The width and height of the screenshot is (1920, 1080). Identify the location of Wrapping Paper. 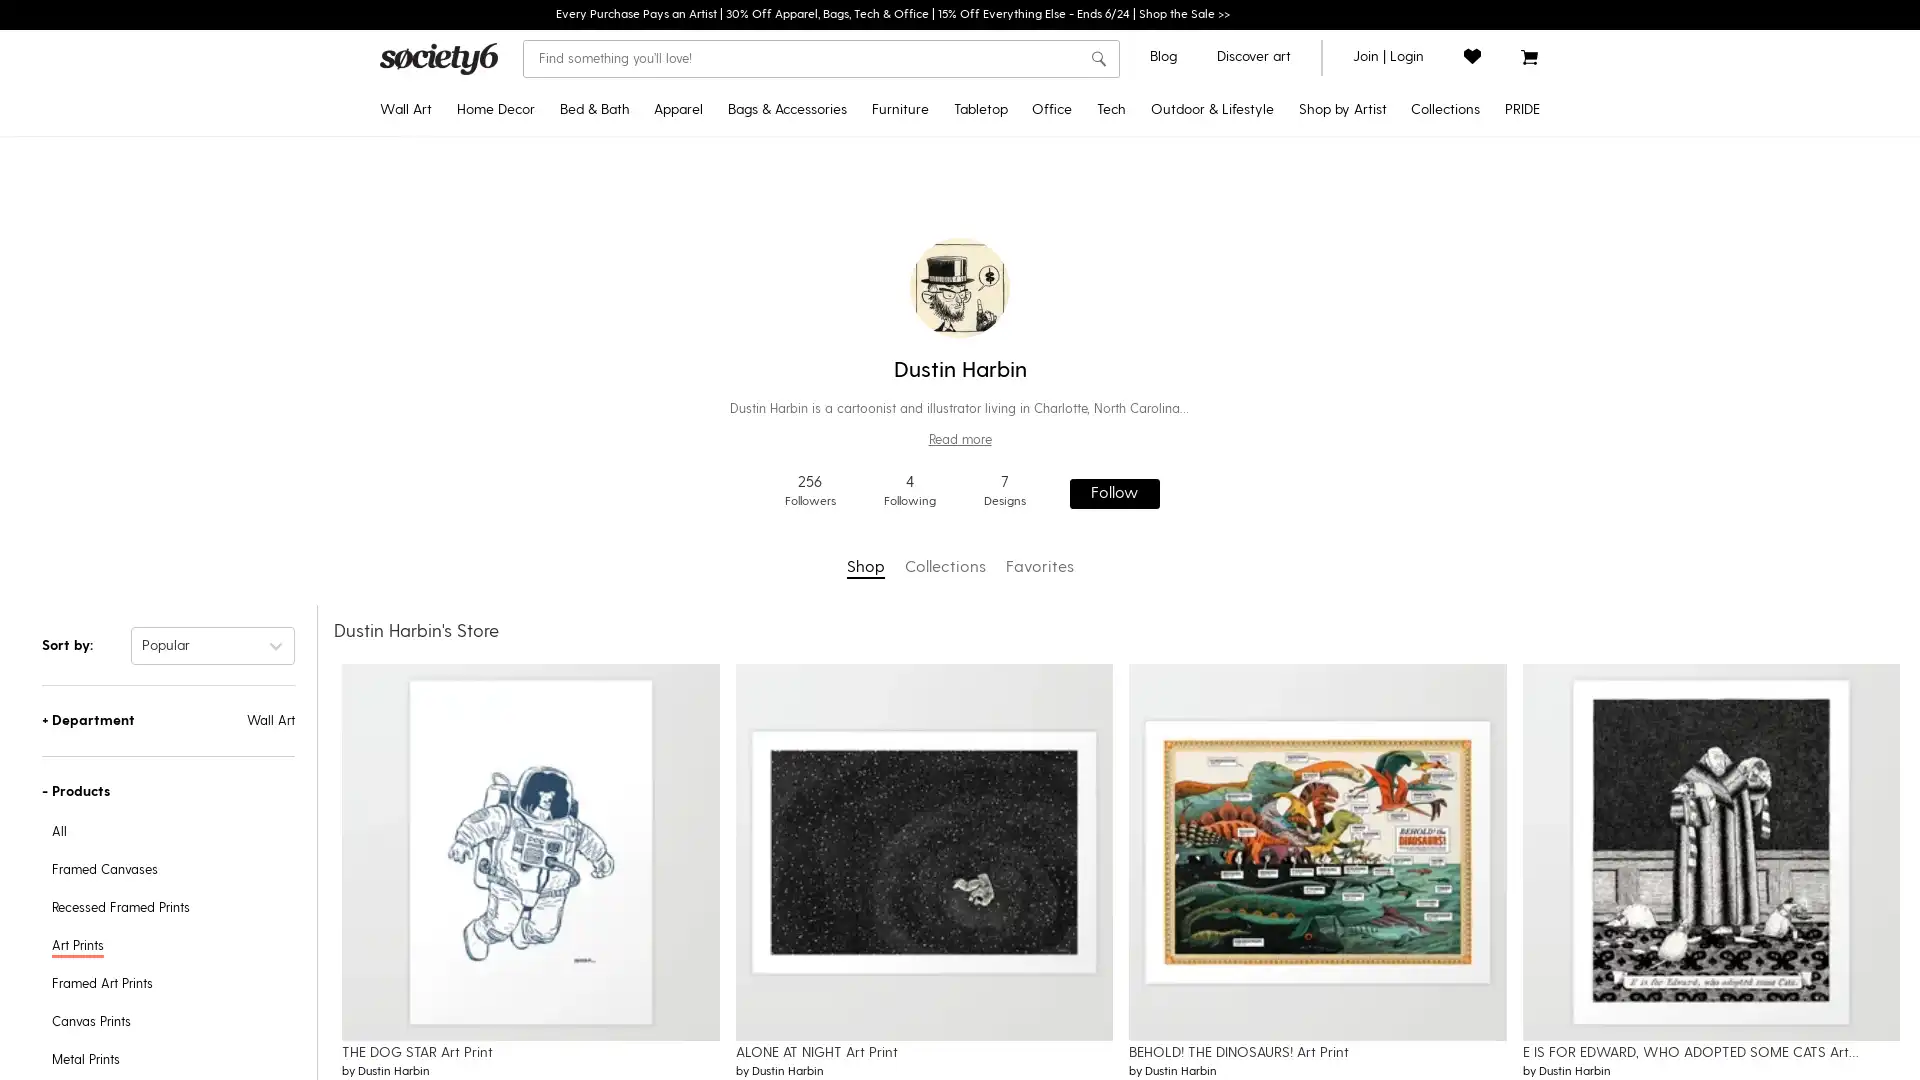
(1101, 386).